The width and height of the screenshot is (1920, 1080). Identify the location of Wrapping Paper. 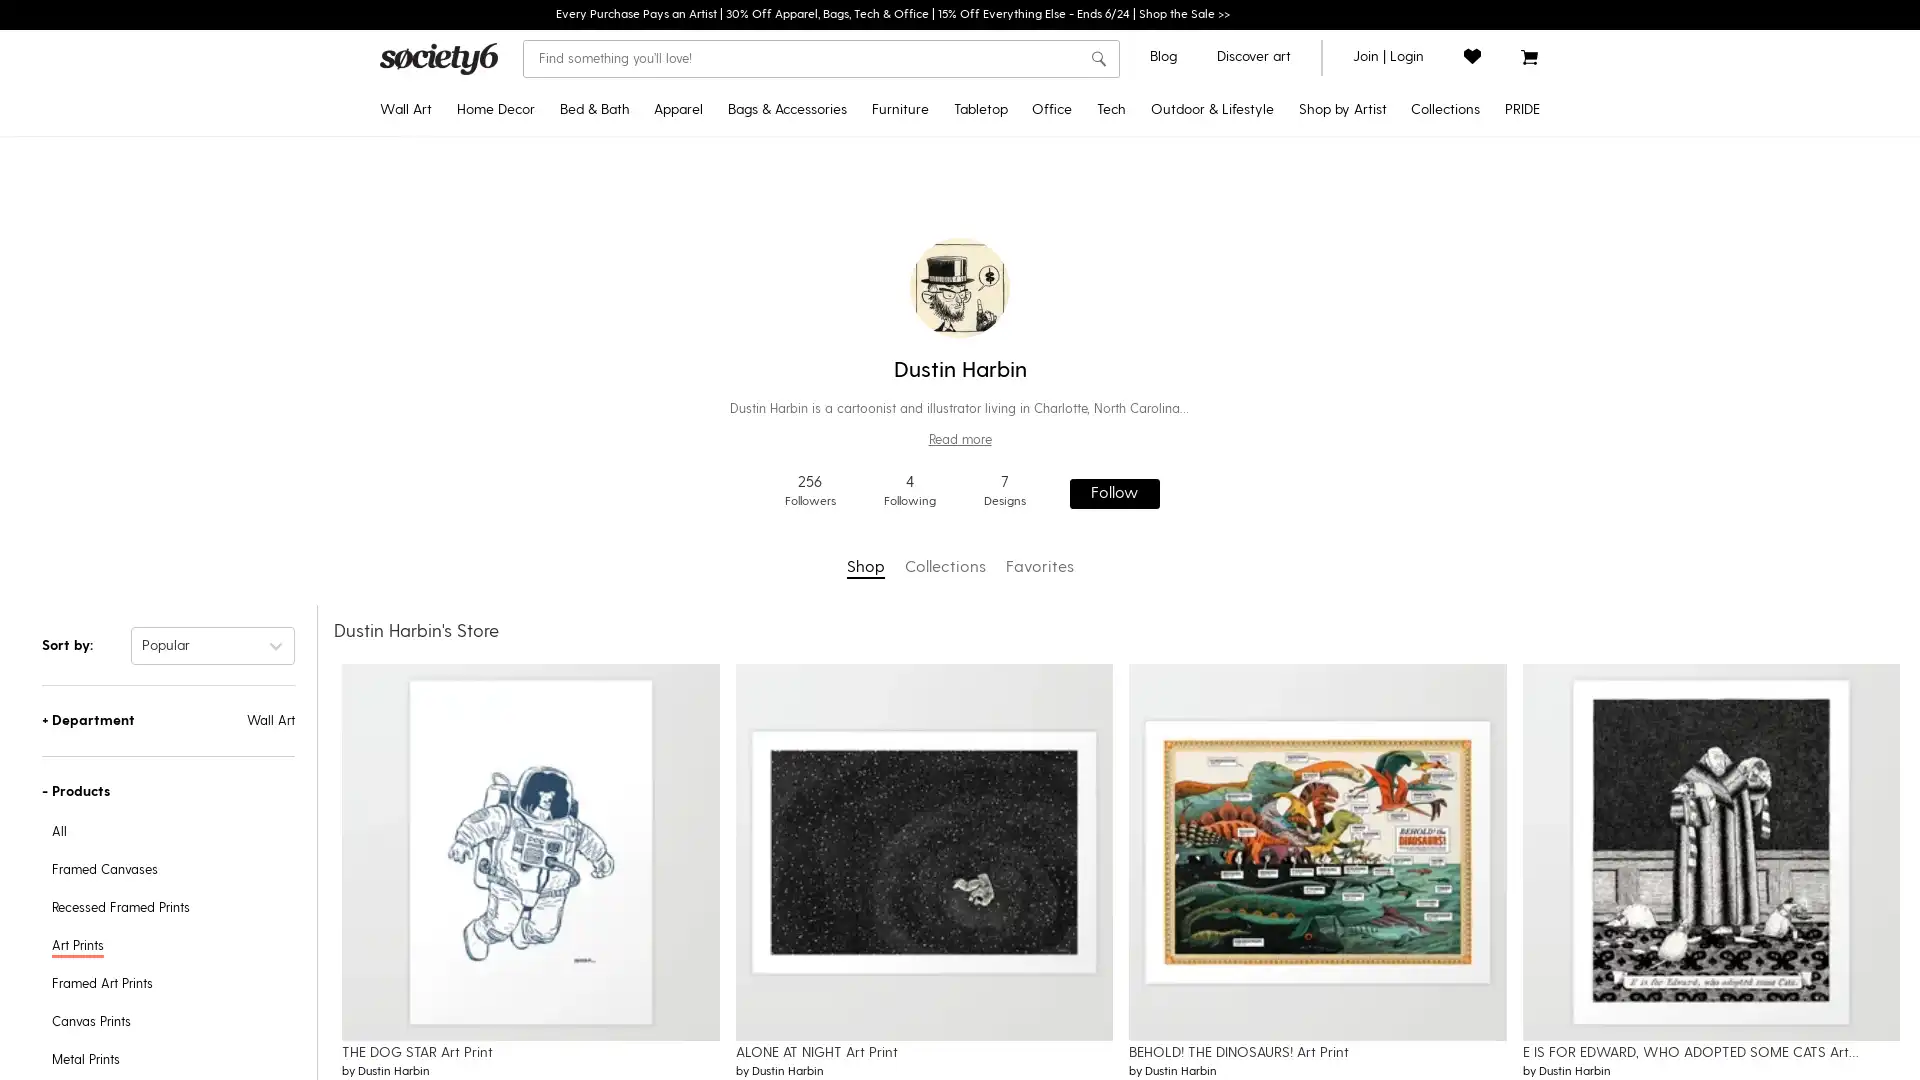
(1101, 386).